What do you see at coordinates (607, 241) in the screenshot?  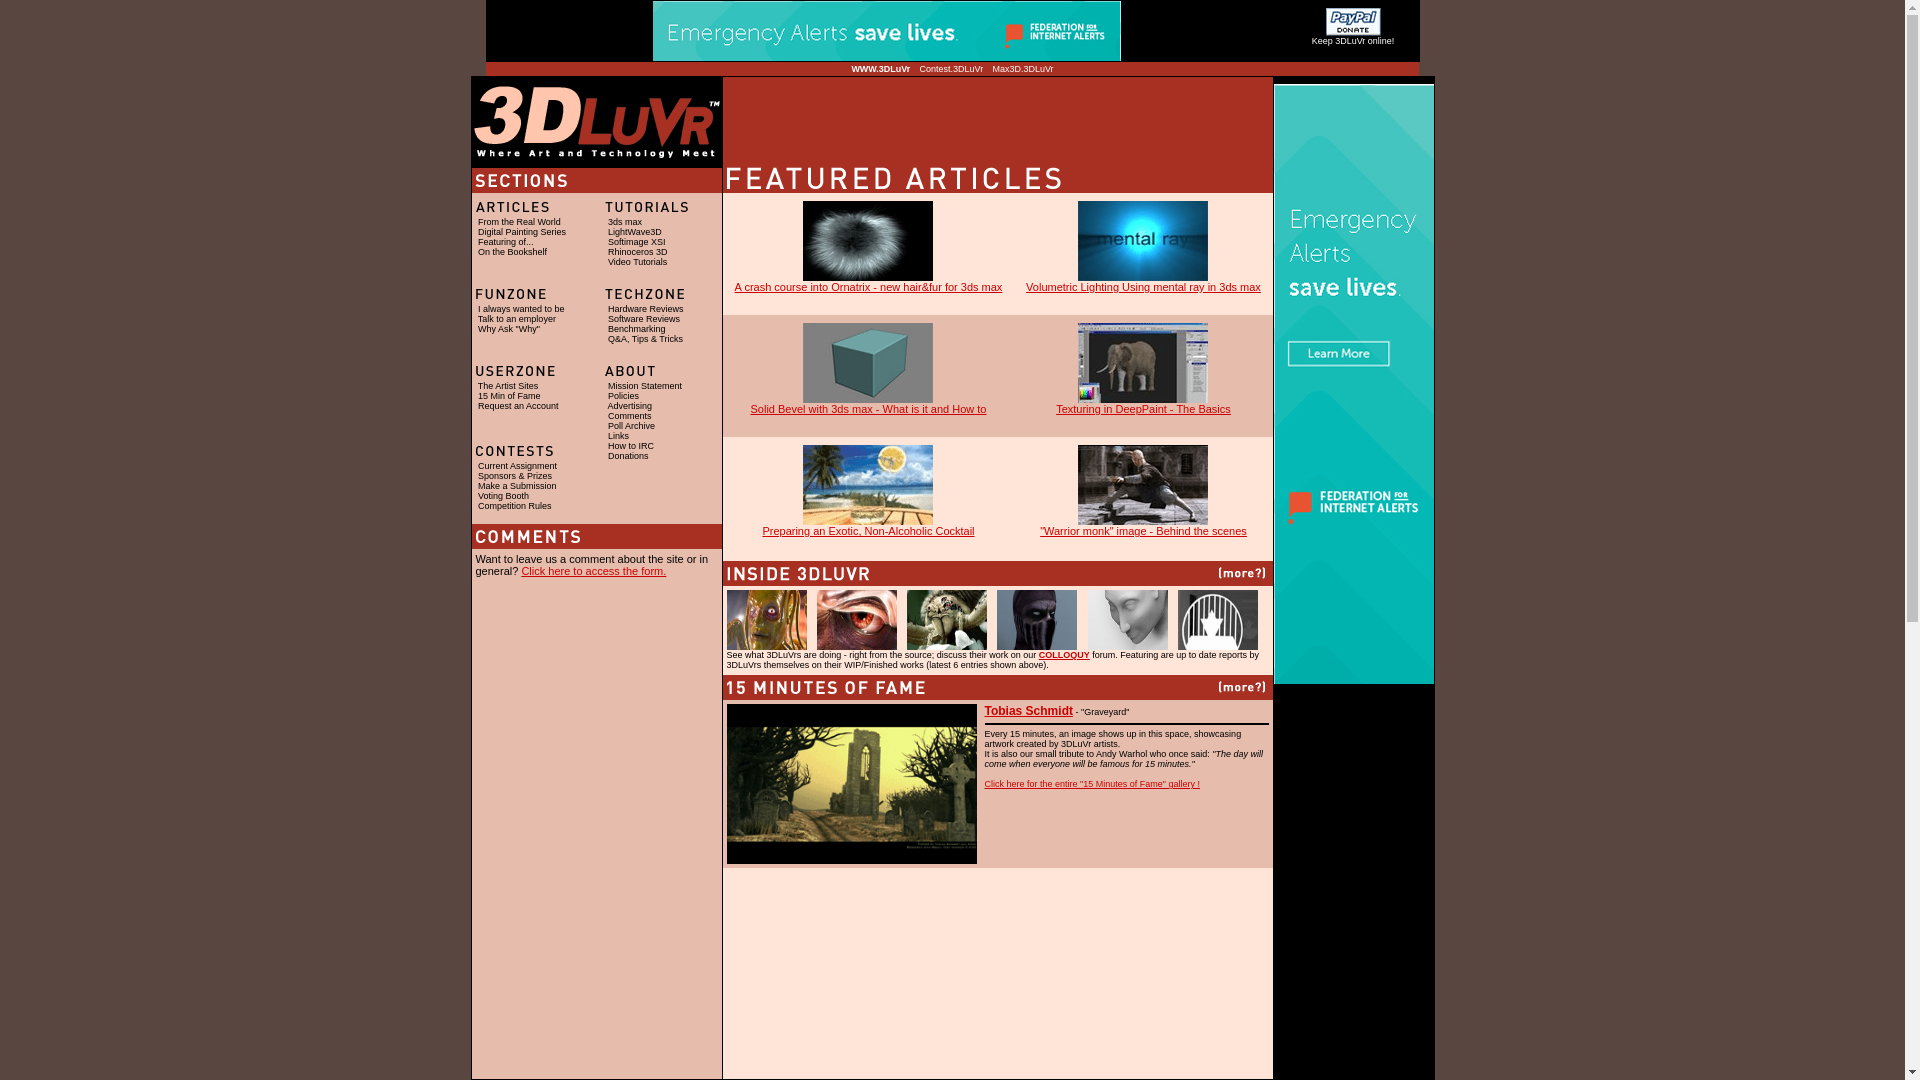 I see `'Softimage XSI'` at bounding box center [607, 241].